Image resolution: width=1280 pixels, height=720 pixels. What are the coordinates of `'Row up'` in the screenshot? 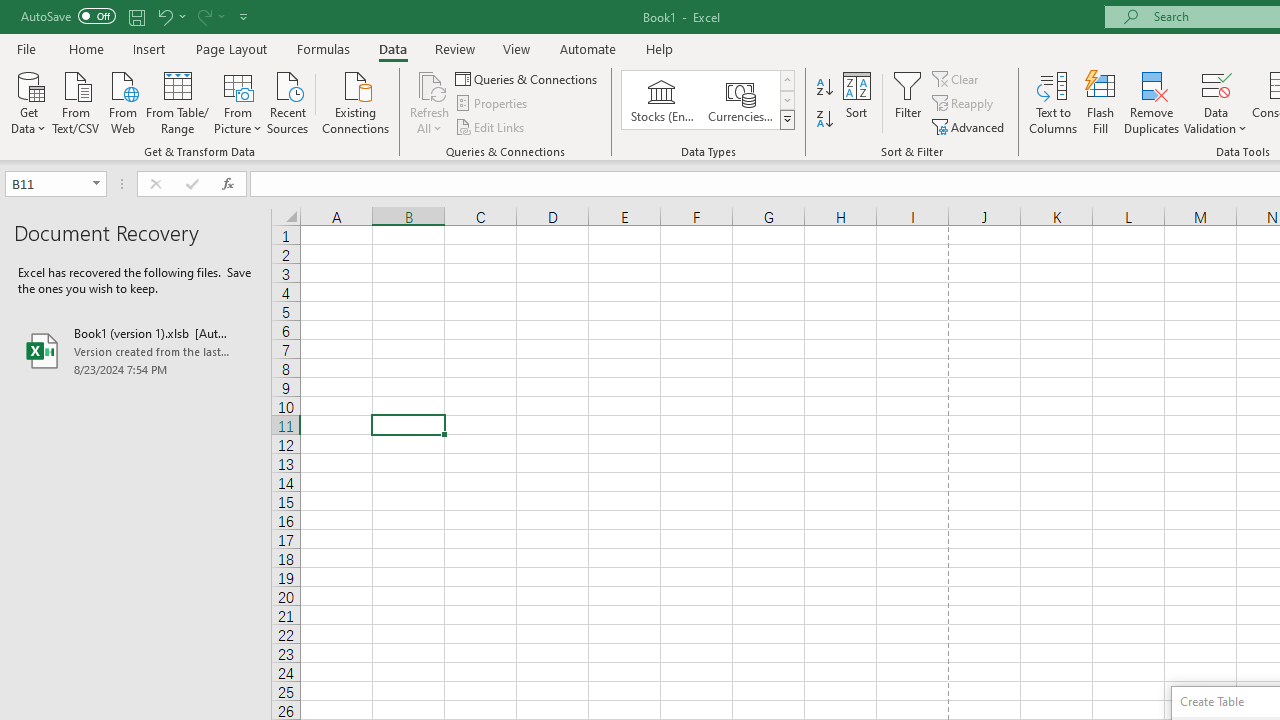 It's located at (786, 79).